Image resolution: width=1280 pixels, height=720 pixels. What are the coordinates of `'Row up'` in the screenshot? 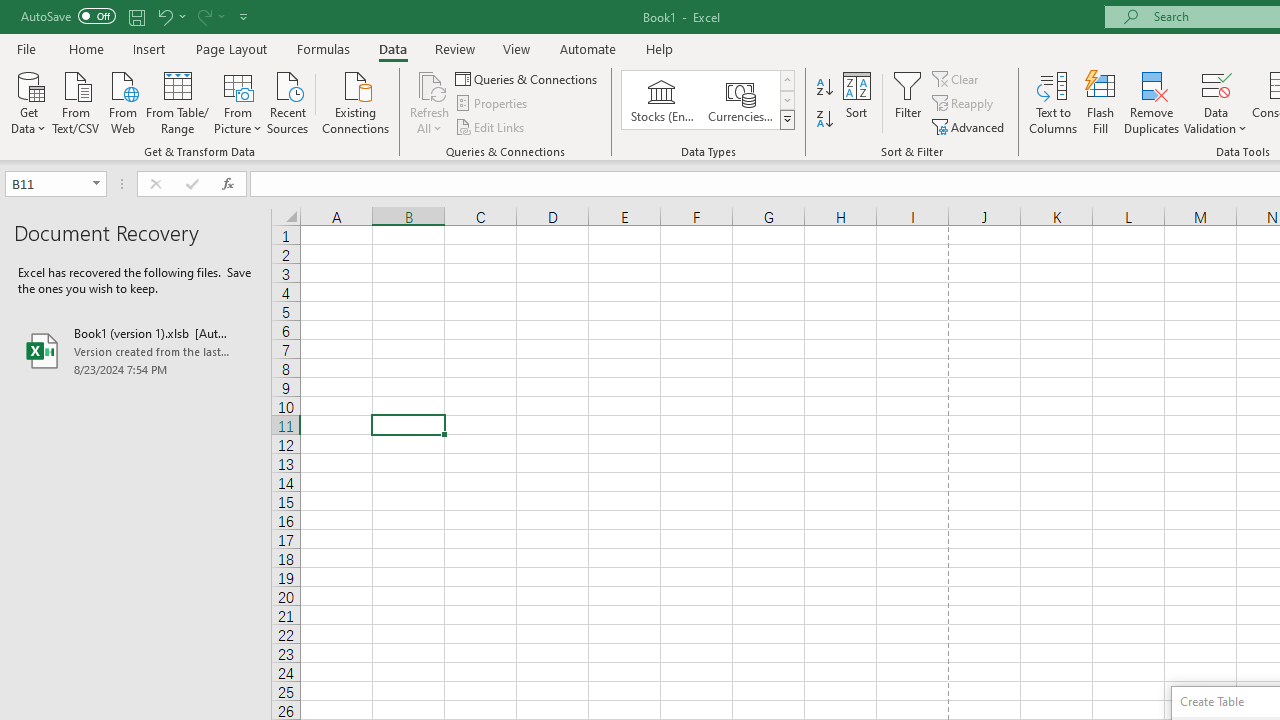 It's located at (786, 79).